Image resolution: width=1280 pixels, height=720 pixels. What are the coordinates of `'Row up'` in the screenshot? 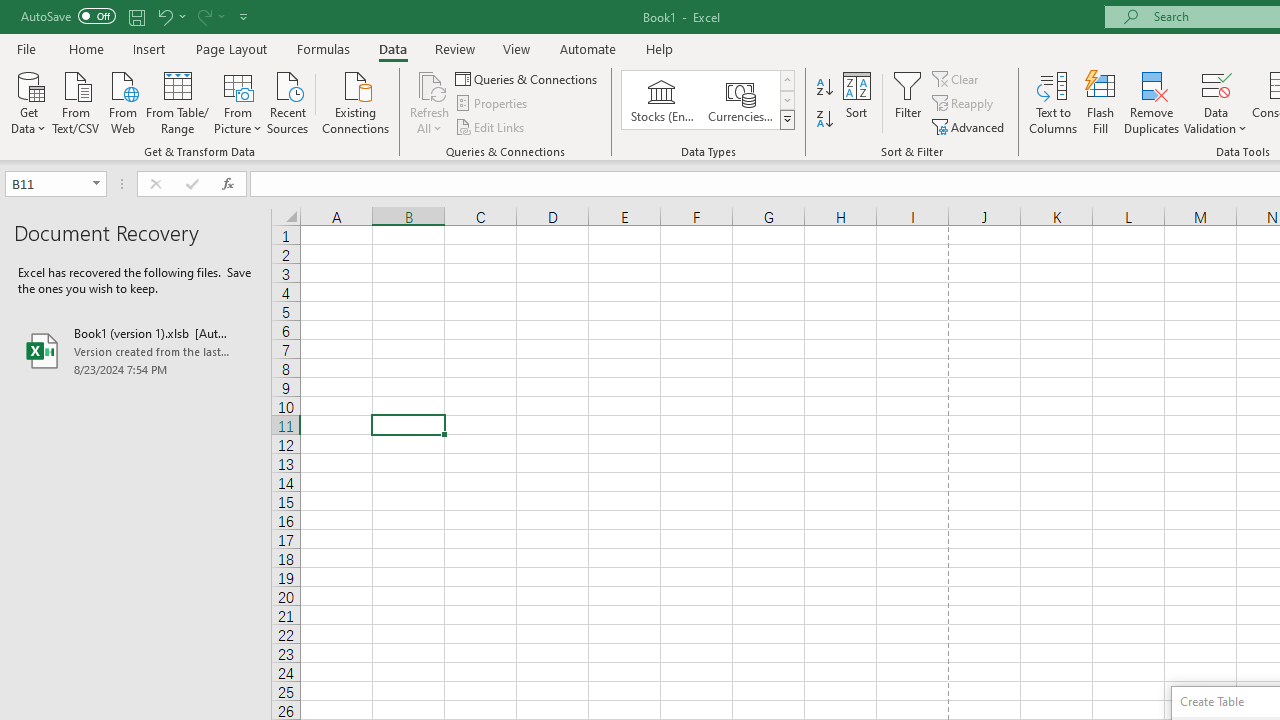 It's located at (786, 79).